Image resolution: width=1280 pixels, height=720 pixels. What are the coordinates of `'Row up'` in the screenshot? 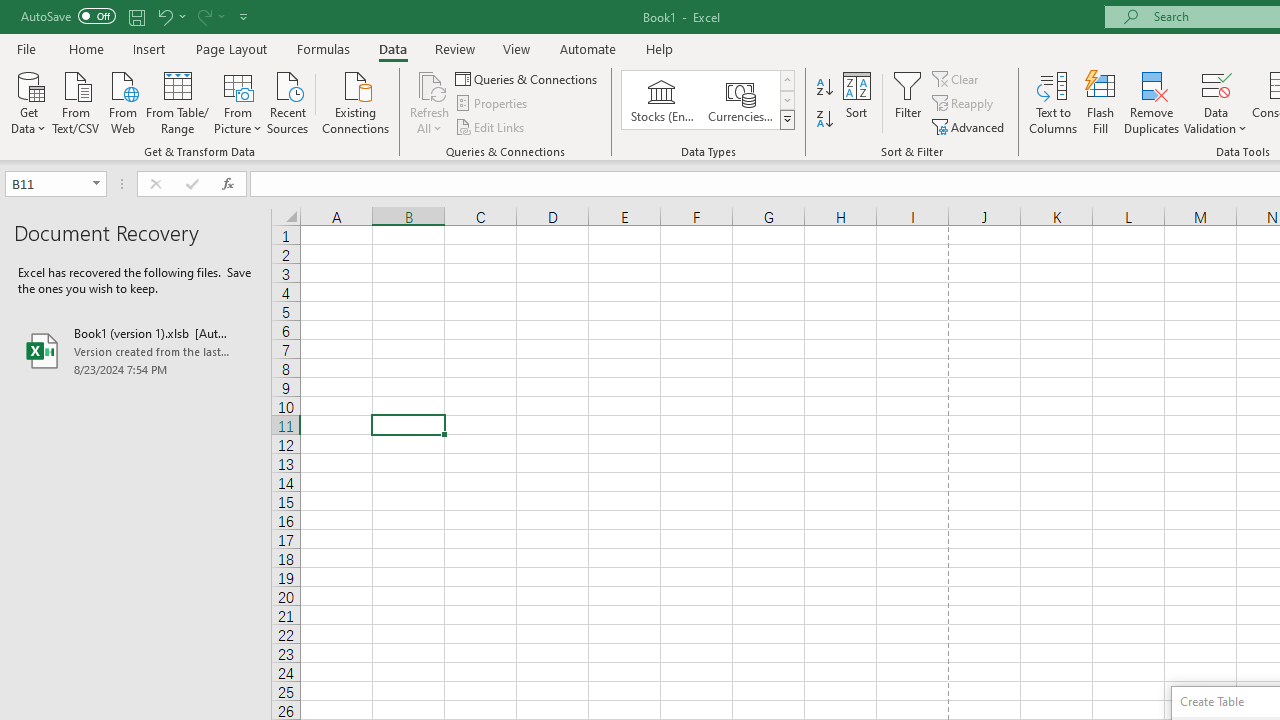 It's located at (786, 79).